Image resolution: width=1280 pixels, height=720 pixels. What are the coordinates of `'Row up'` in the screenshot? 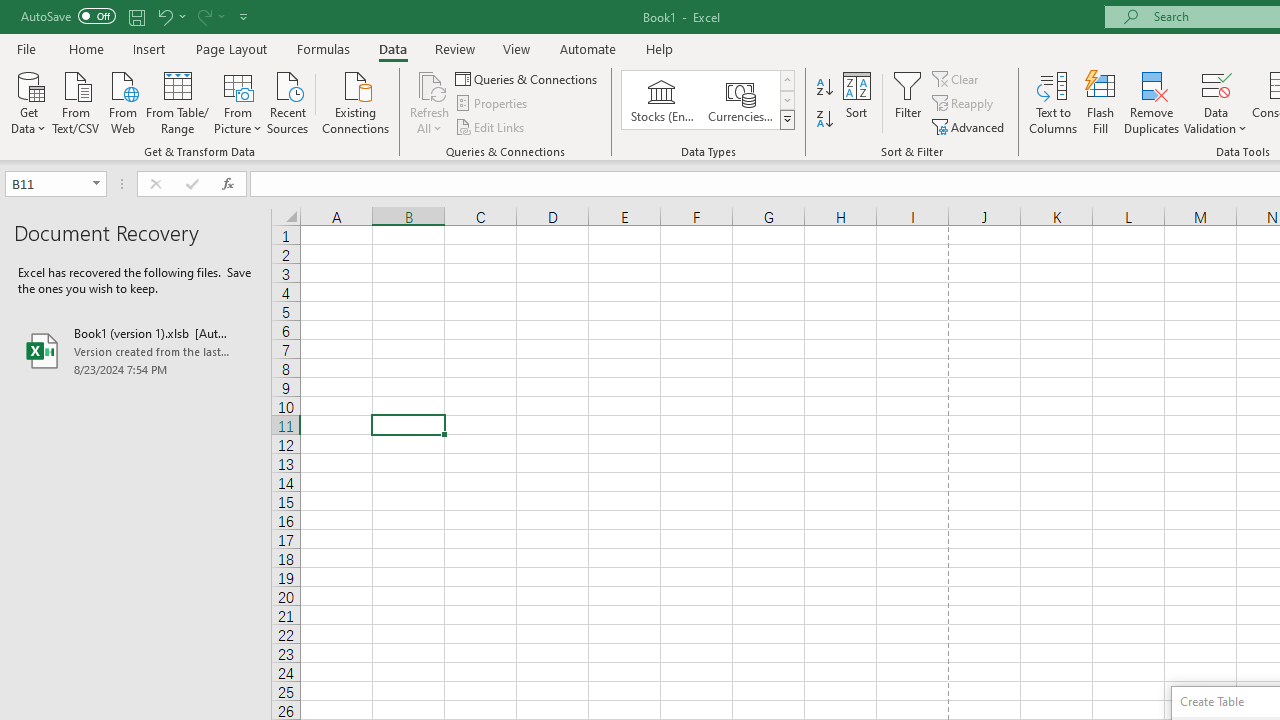 It's located at (786, 79).